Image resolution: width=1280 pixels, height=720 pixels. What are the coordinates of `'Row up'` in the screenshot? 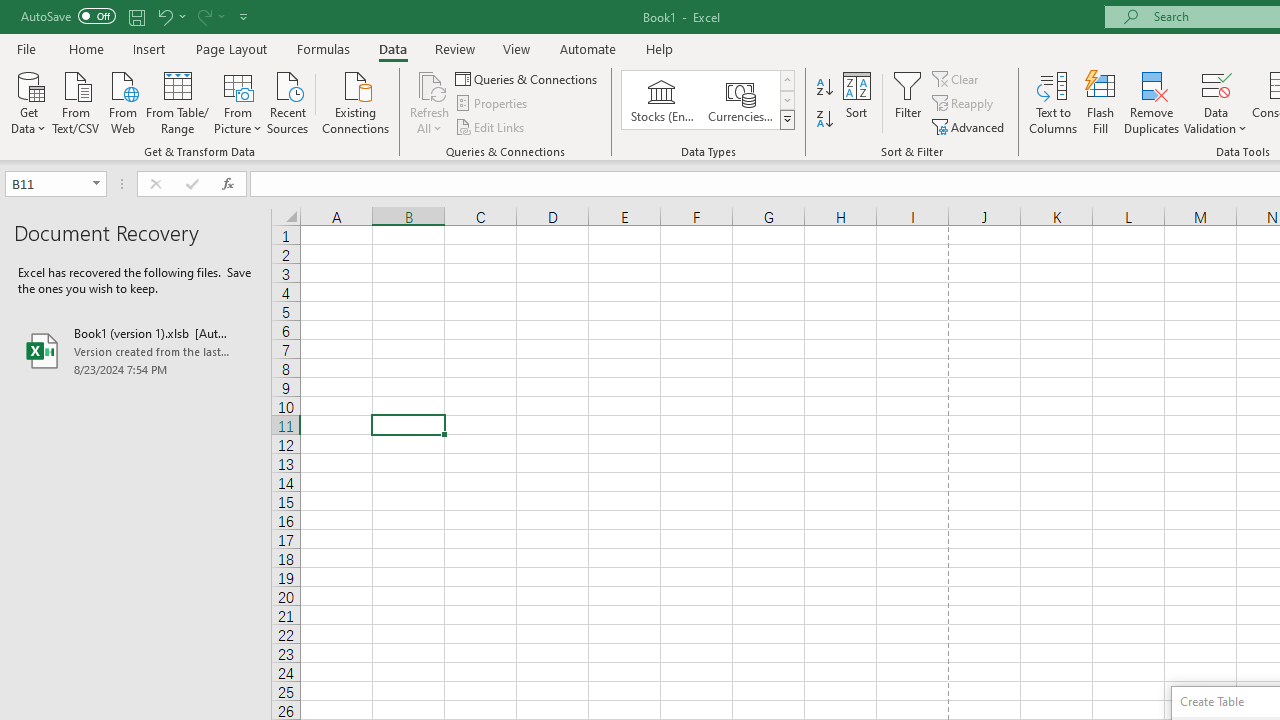 It's located at (786, 79).